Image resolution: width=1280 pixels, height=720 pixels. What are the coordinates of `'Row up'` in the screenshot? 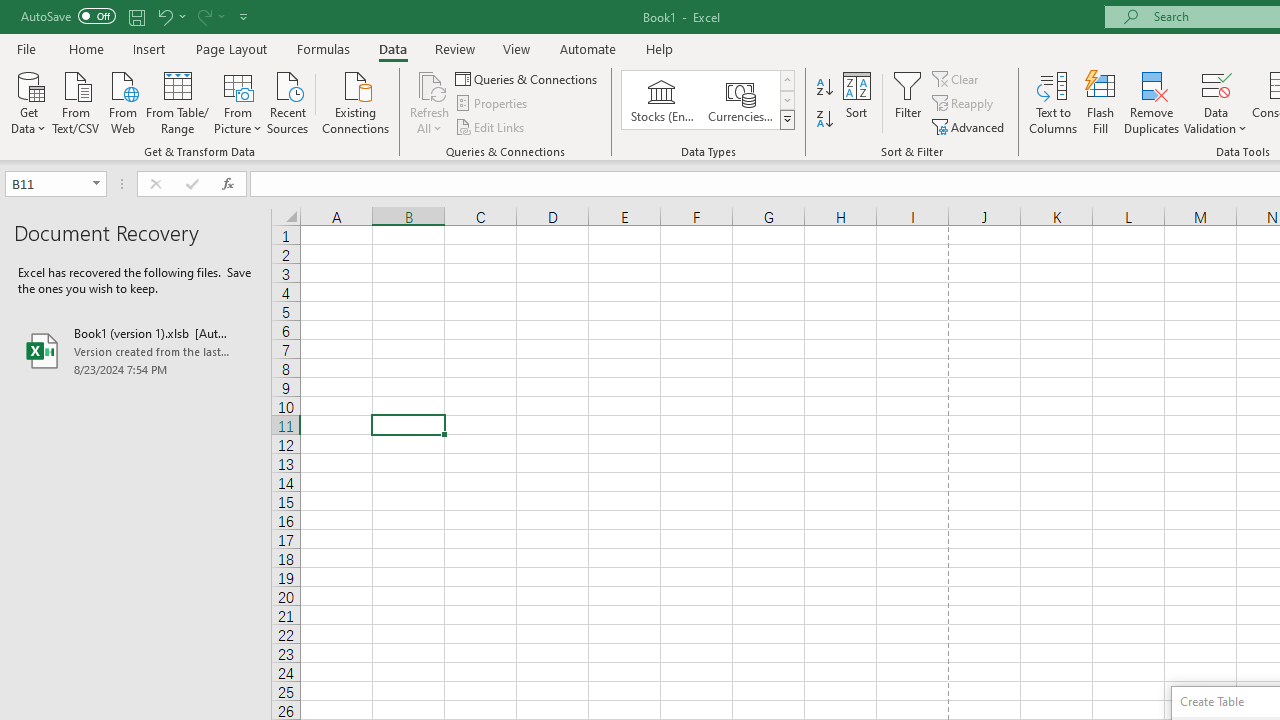 It's located at (786, 79).